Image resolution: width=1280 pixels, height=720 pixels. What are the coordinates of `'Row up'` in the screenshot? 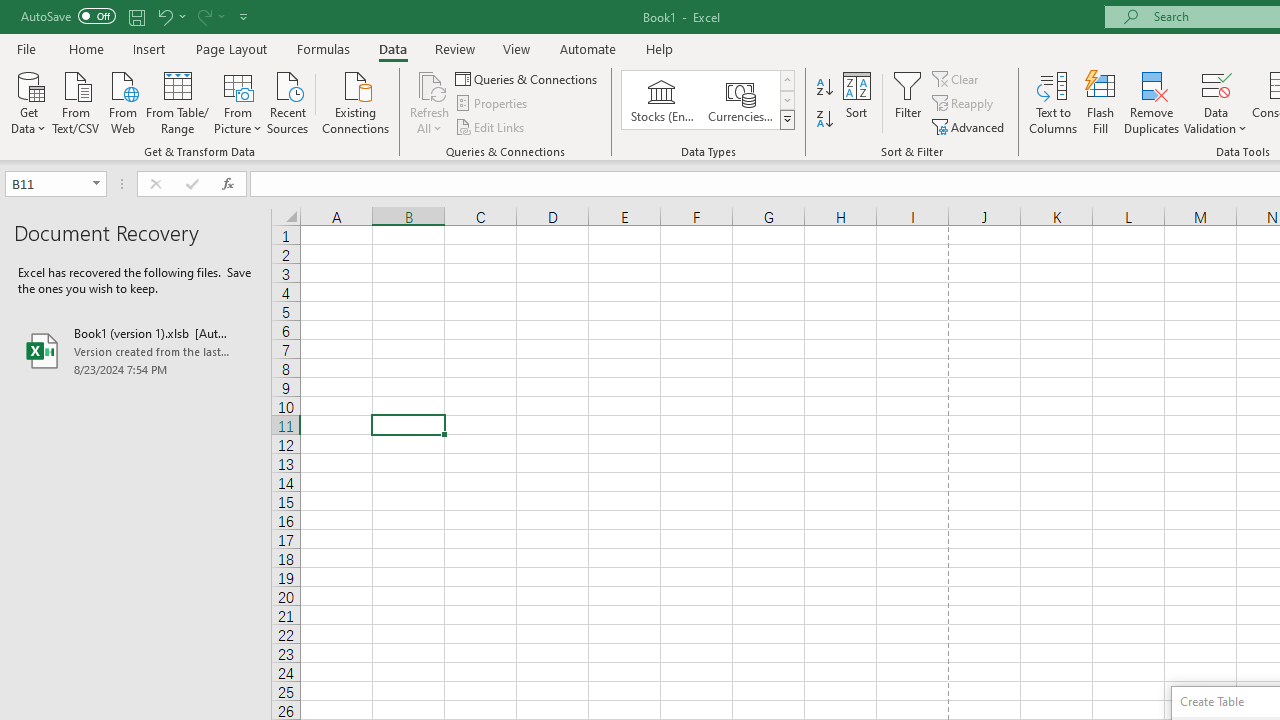 It's located at (786, 79).